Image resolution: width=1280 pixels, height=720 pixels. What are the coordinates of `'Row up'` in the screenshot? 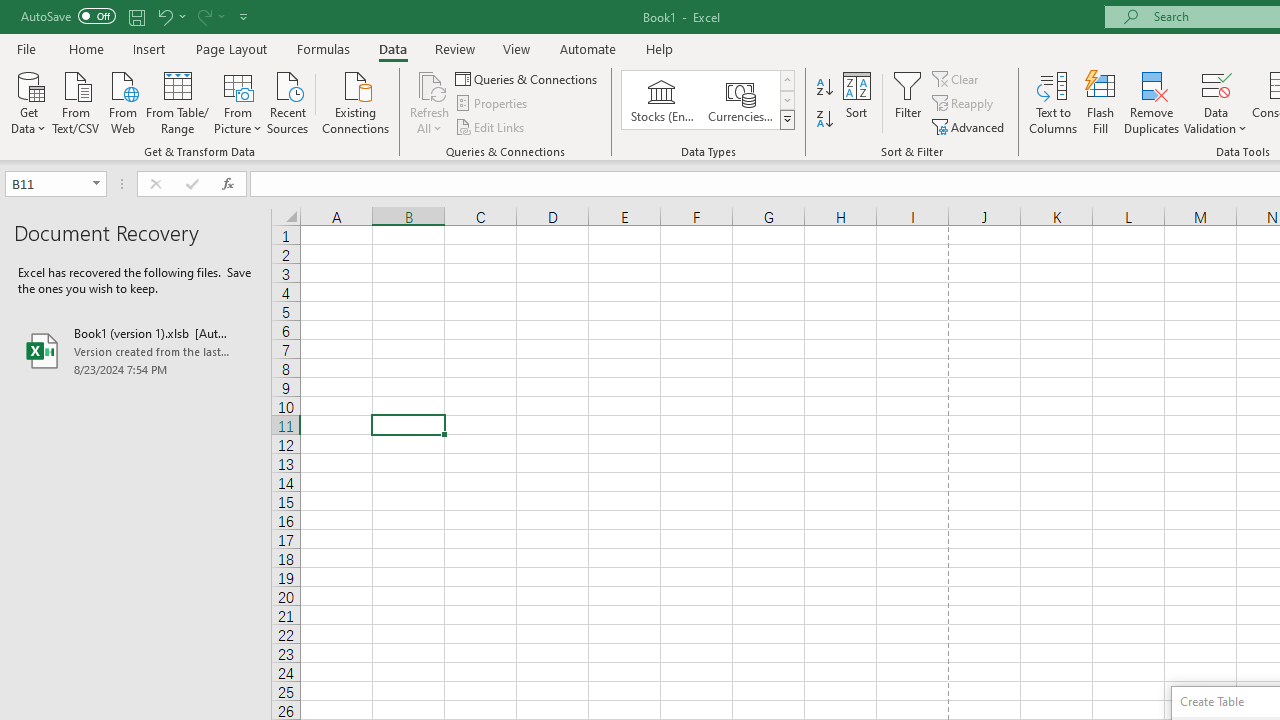 It's located at (786, 79).